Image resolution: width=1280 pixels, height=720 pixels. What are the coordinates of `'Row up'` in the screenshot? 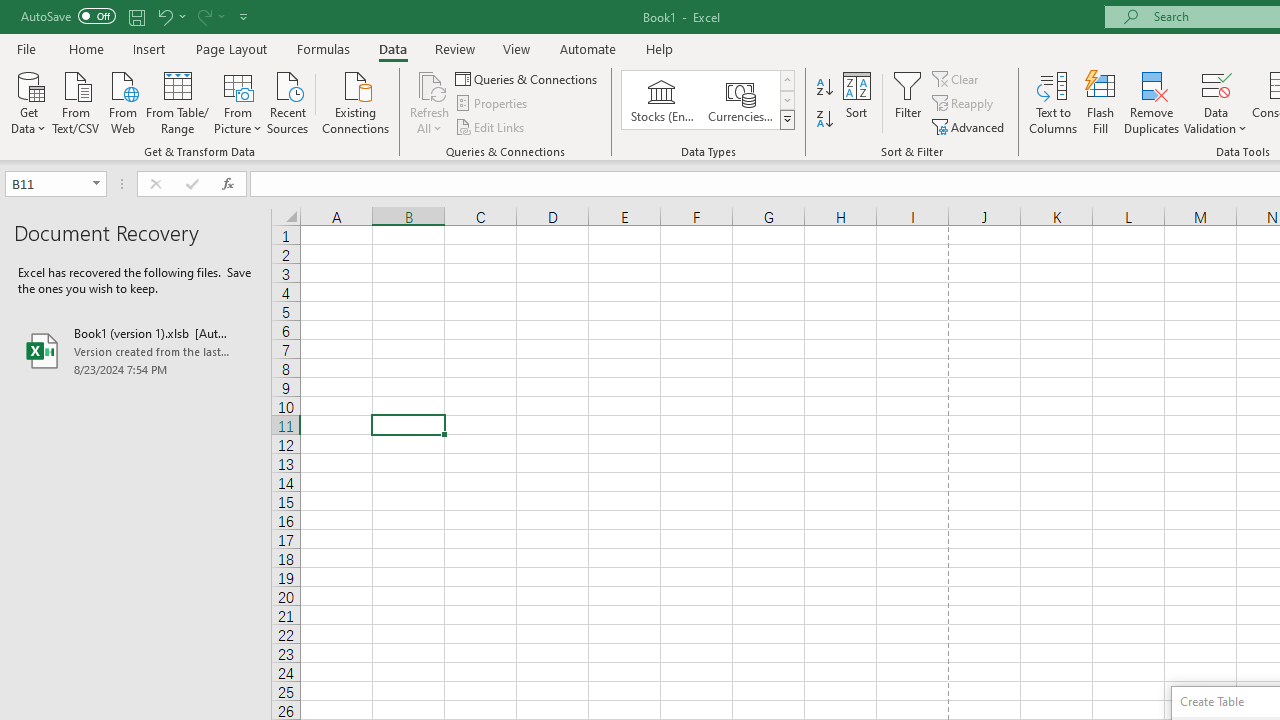 It's located at (786, 79).